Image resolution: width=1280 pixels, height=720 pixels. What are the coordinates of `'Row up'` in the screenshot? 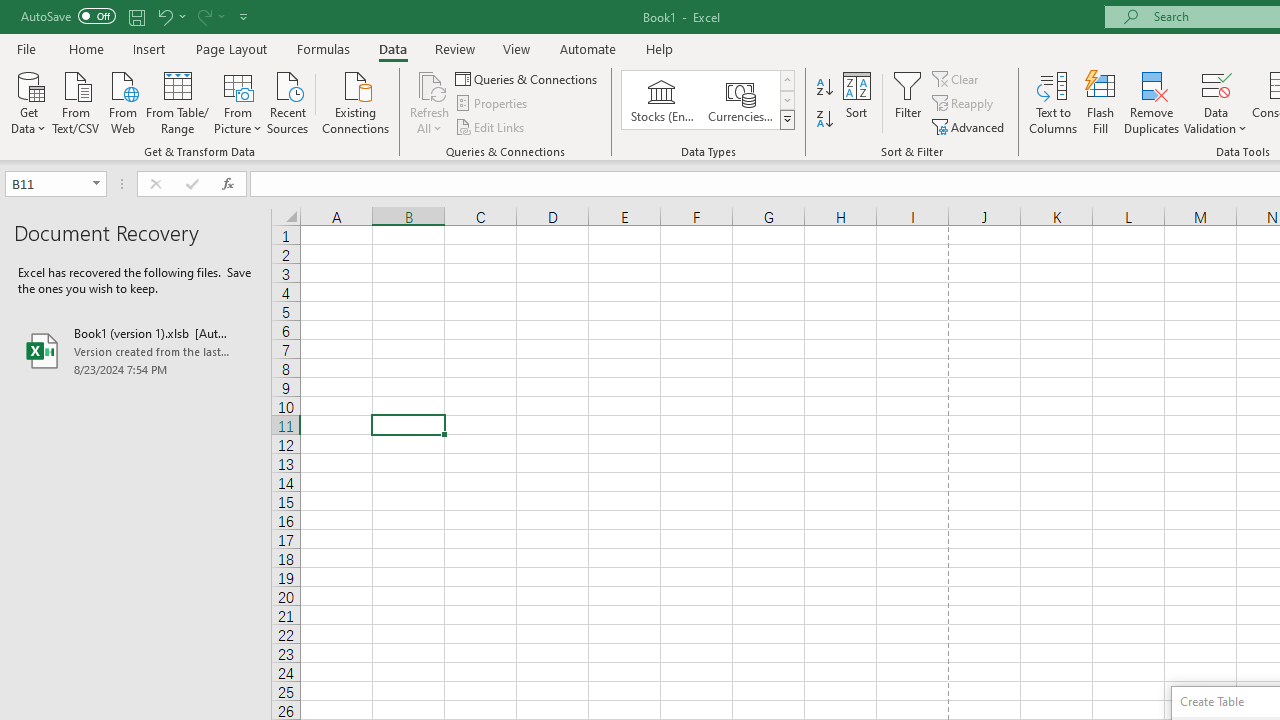 It's located at (786, 79).